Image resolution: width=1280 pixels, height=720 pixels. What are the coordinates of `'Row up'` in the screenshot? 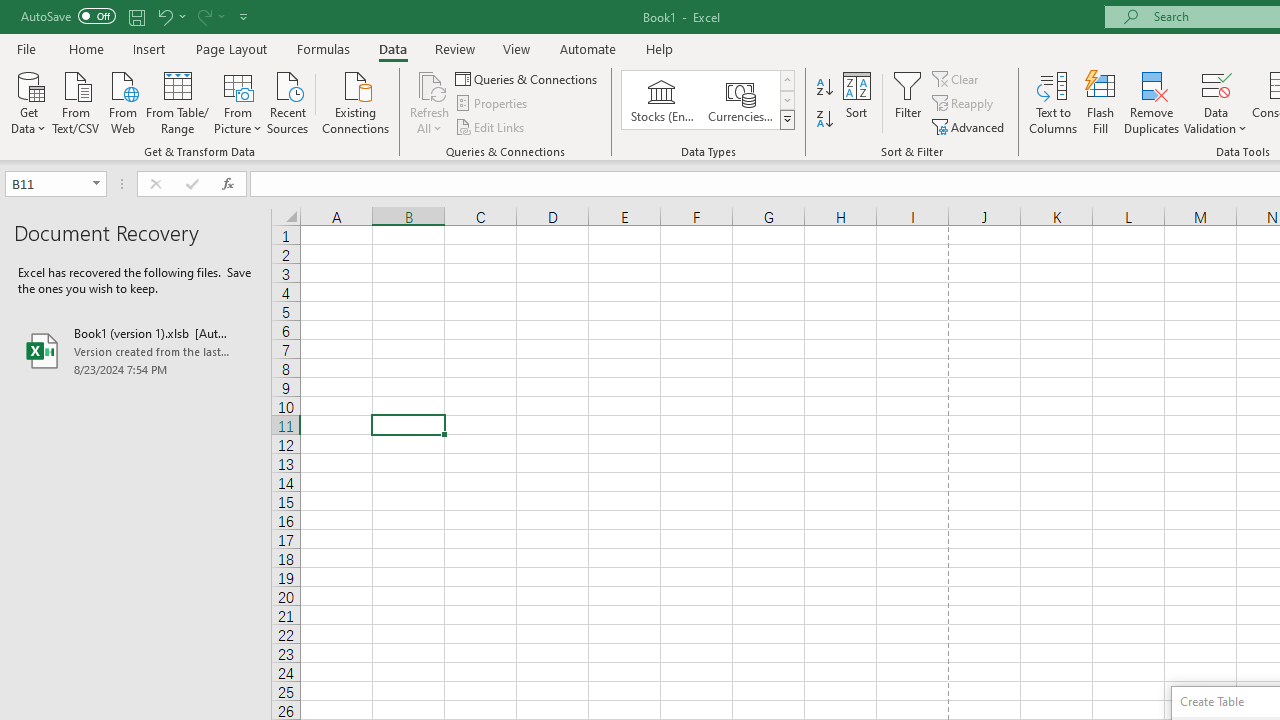 It's located at (786, 79).